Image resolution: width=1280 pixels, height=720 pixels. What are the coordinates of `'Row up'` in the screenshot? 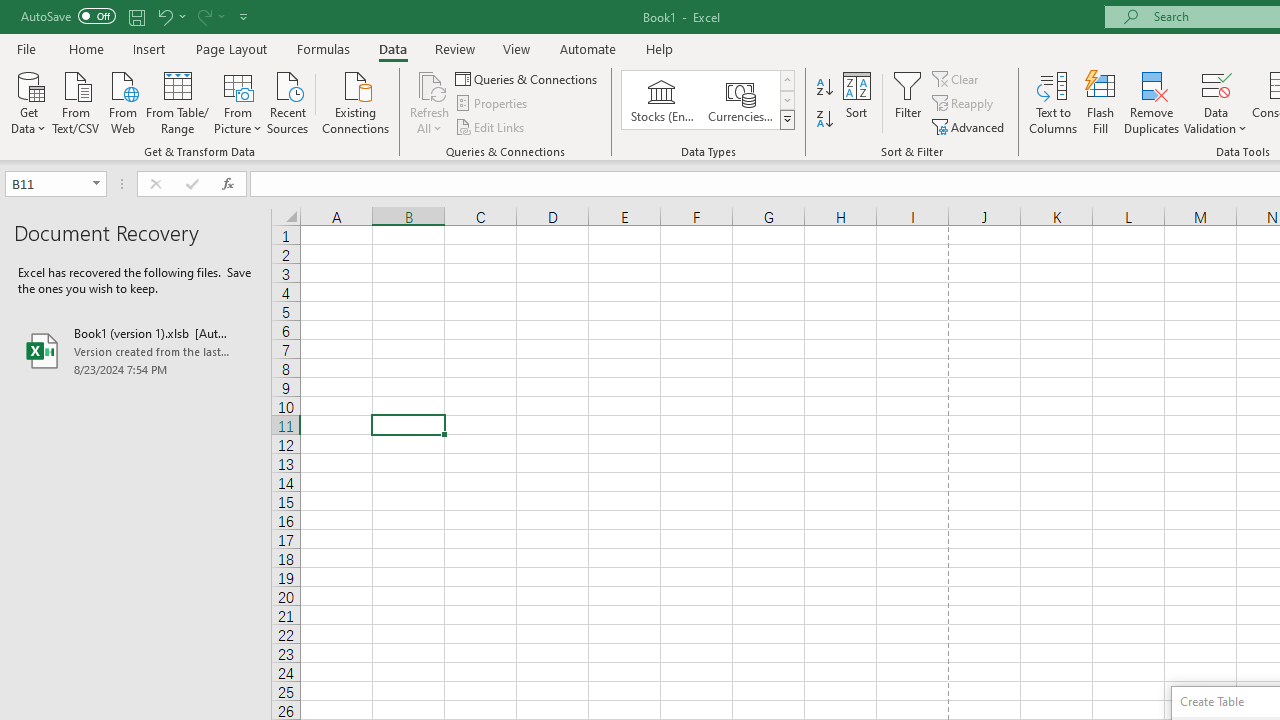 It's located at (786, 79).